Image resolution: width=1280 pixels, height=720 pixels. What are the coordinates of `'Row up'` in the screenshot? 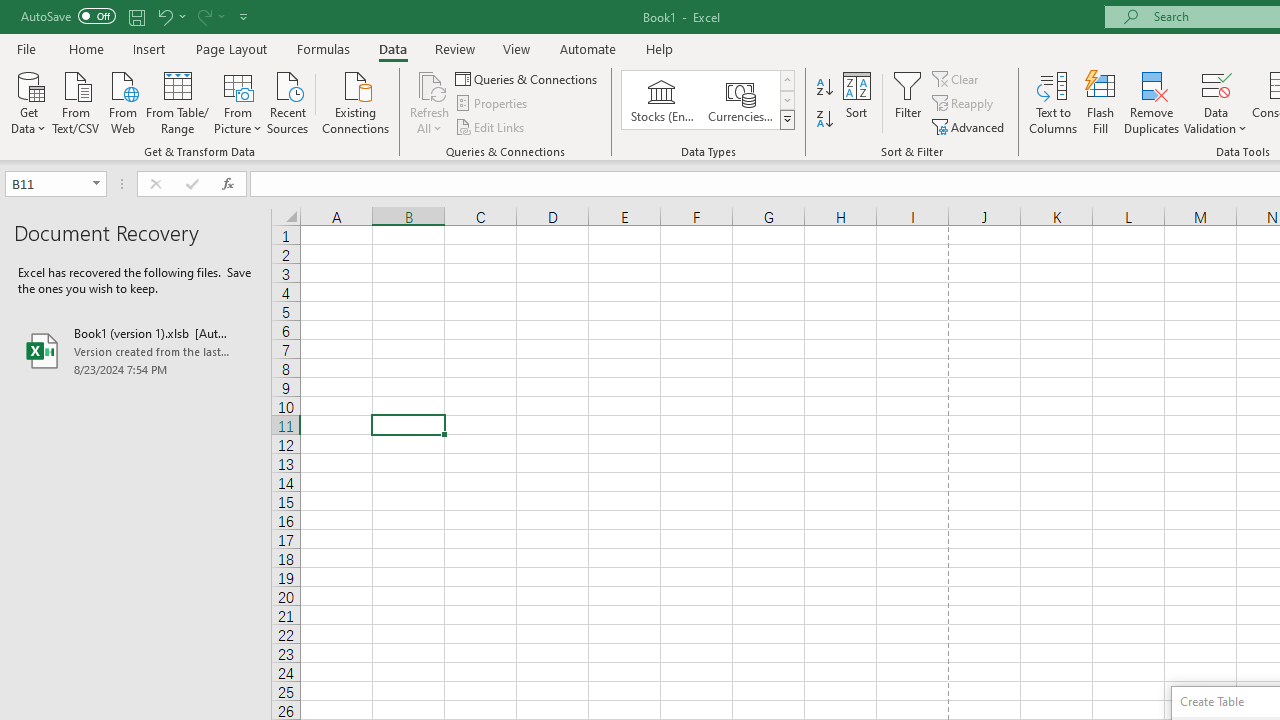 It's located at (786, 79).